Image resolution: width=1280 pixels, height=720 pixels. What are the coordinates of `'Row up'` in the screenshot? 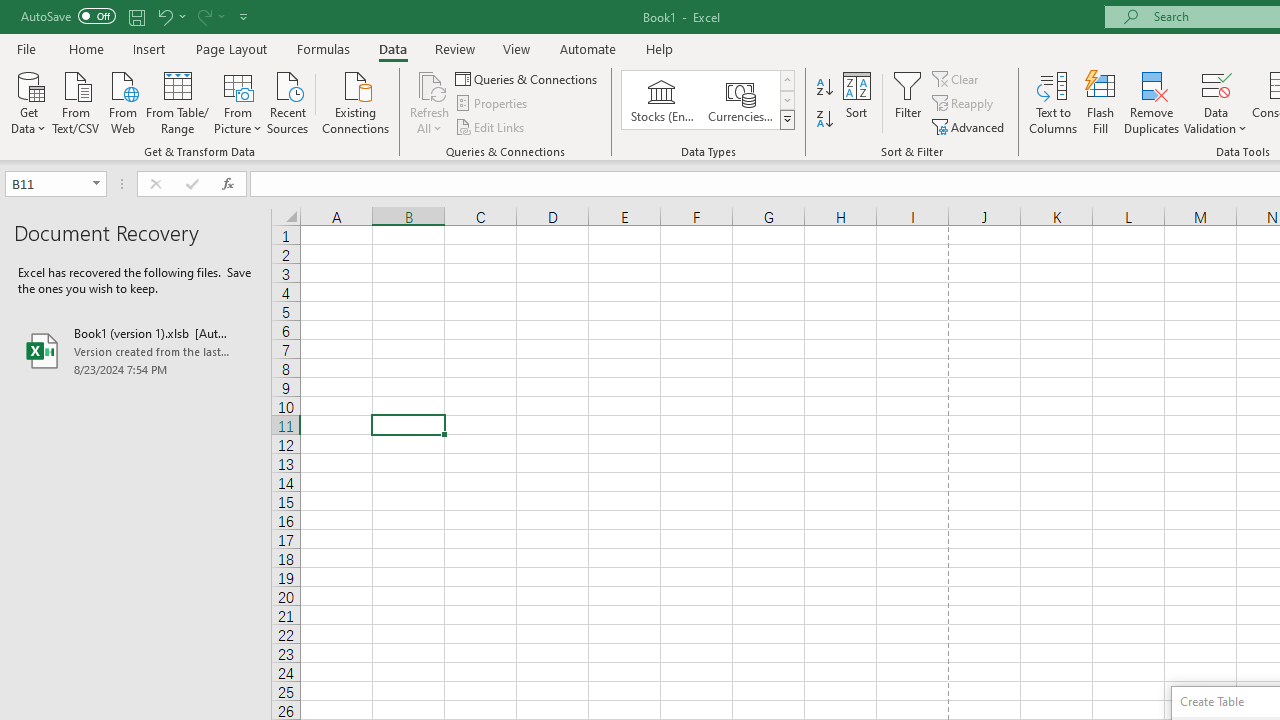 It's located at (786, 79).